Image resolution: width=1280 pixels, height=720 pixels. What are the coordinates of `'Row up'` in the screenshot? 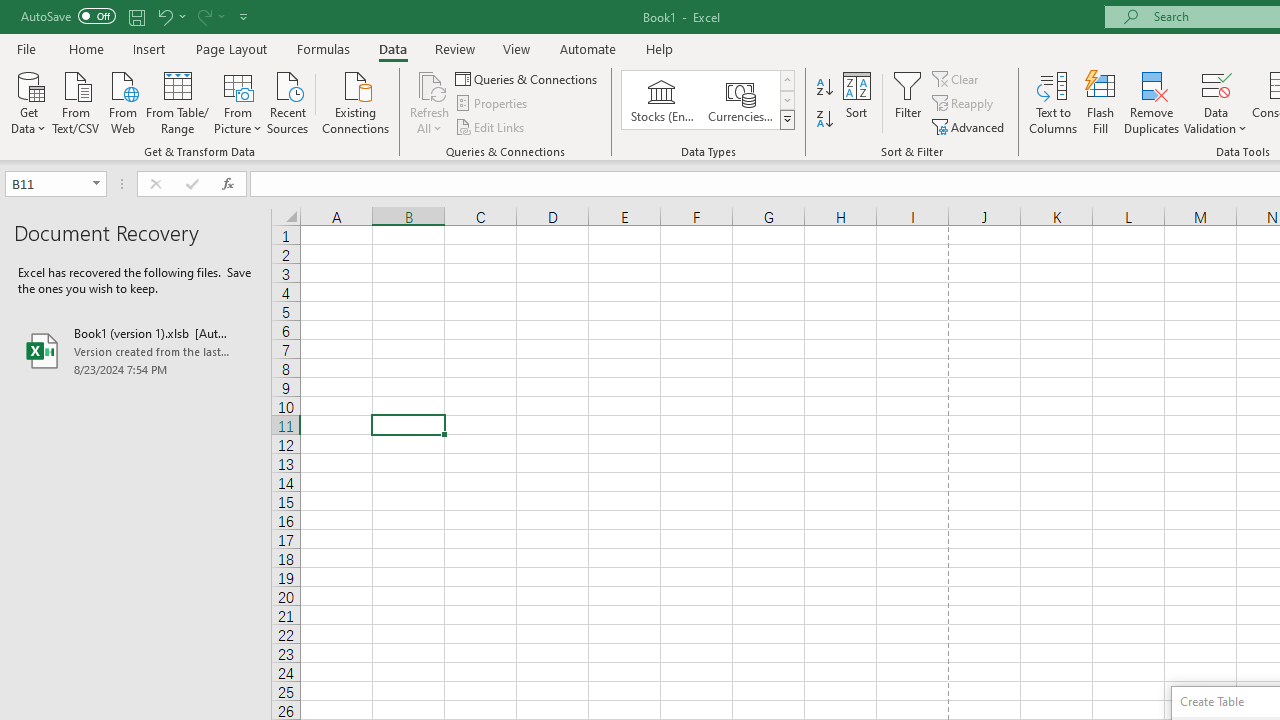 It's located at (786, 79).